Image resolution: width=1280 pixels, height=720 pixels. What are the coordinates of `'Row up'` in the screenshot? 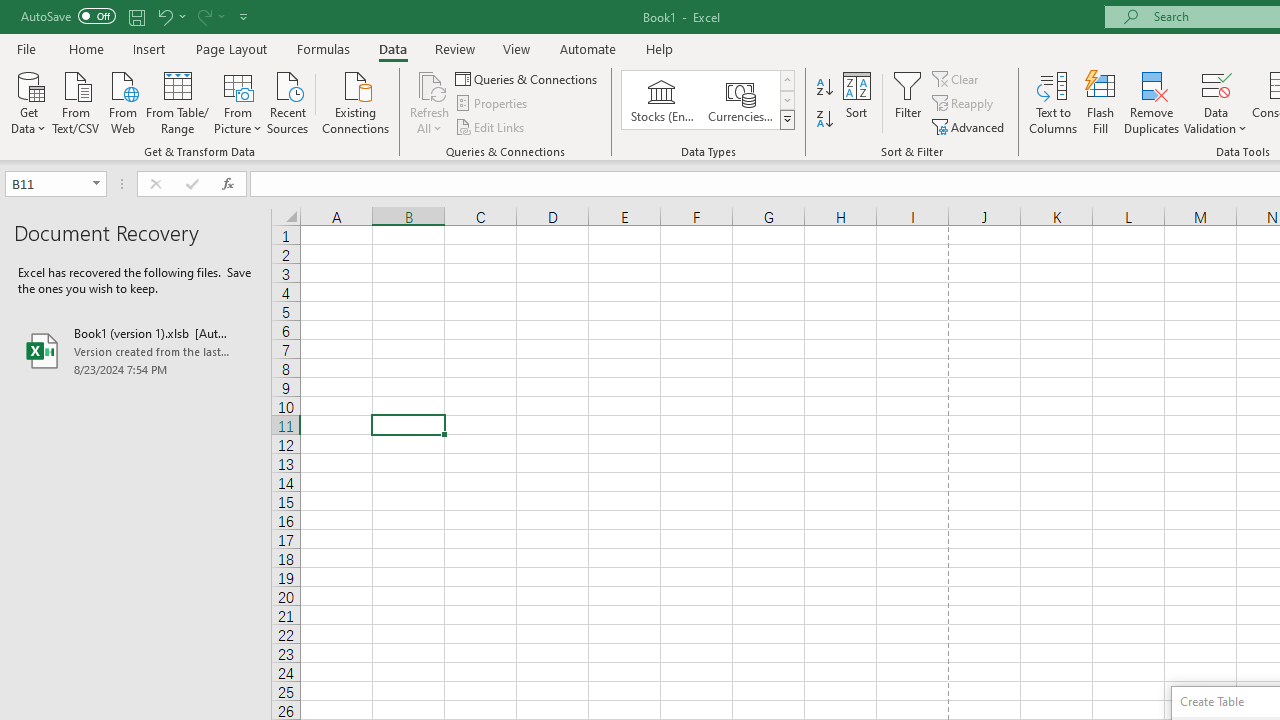 It's located at (786, 79).